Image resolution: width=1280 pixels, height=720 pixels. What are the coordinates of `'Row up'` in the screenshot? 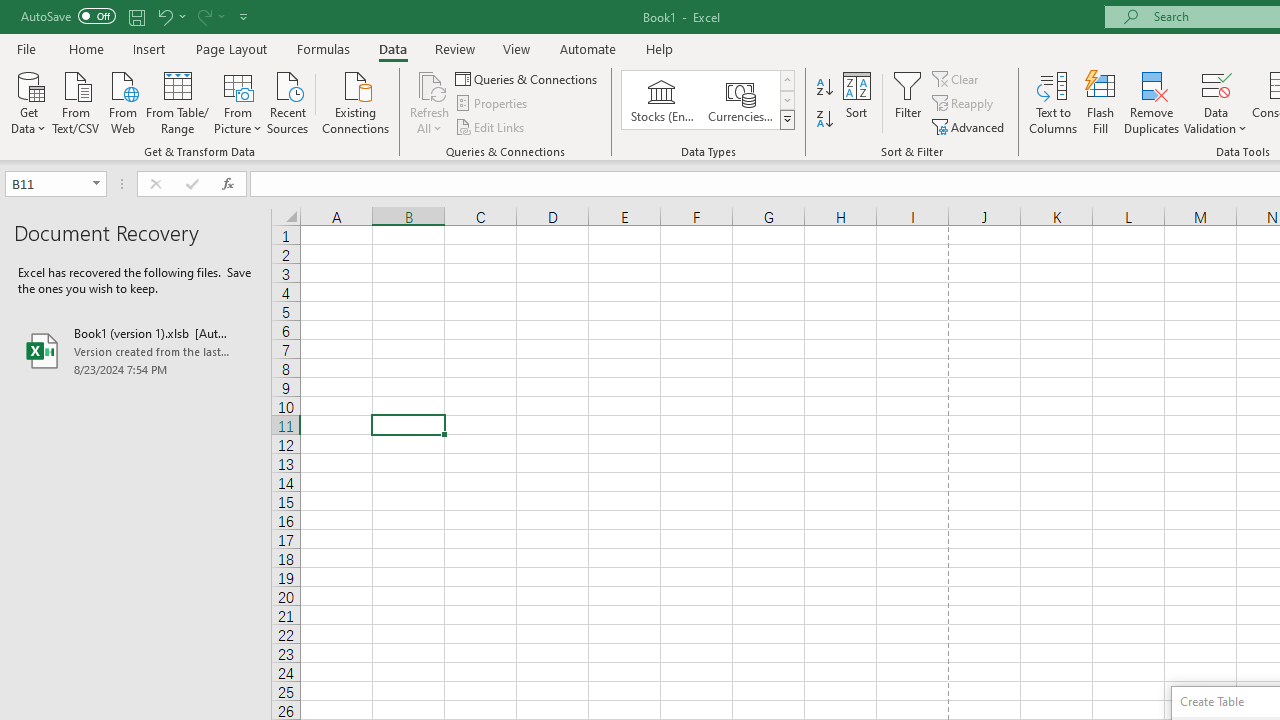 It's located at (786, 79).